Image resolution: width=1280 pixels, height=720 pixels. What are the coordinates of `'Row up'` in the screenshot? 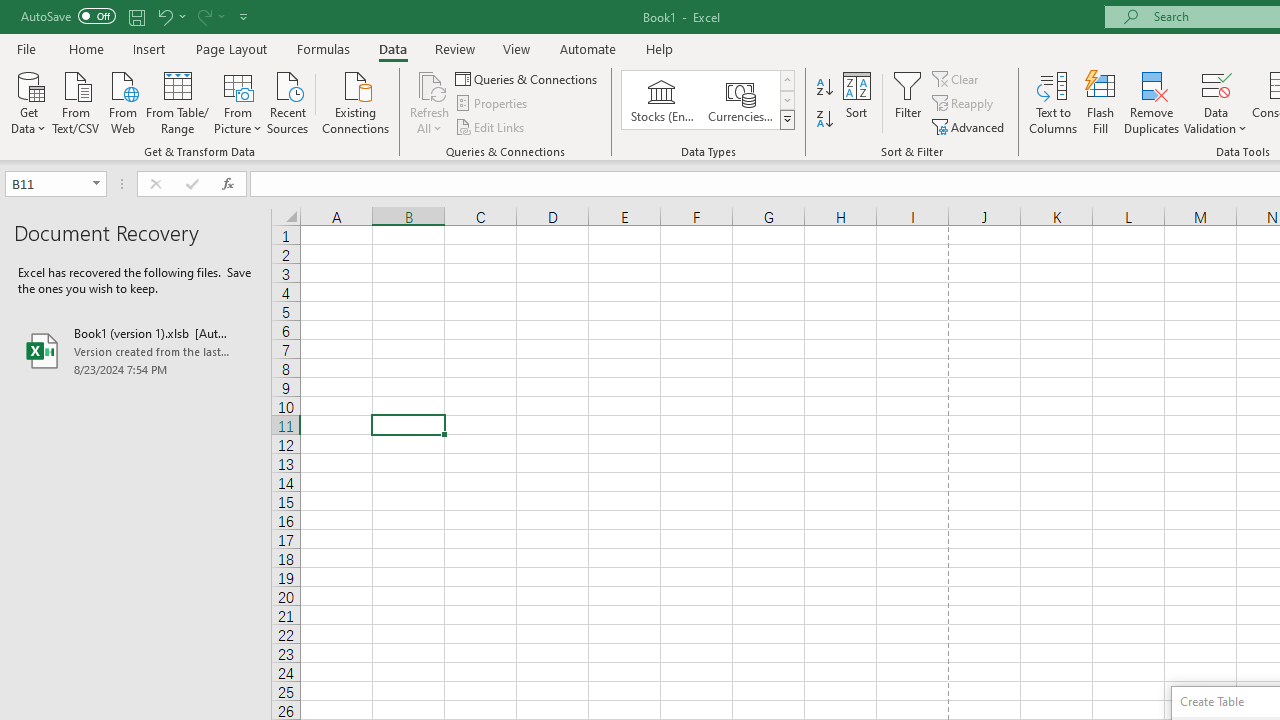 It's located at (786, 79).